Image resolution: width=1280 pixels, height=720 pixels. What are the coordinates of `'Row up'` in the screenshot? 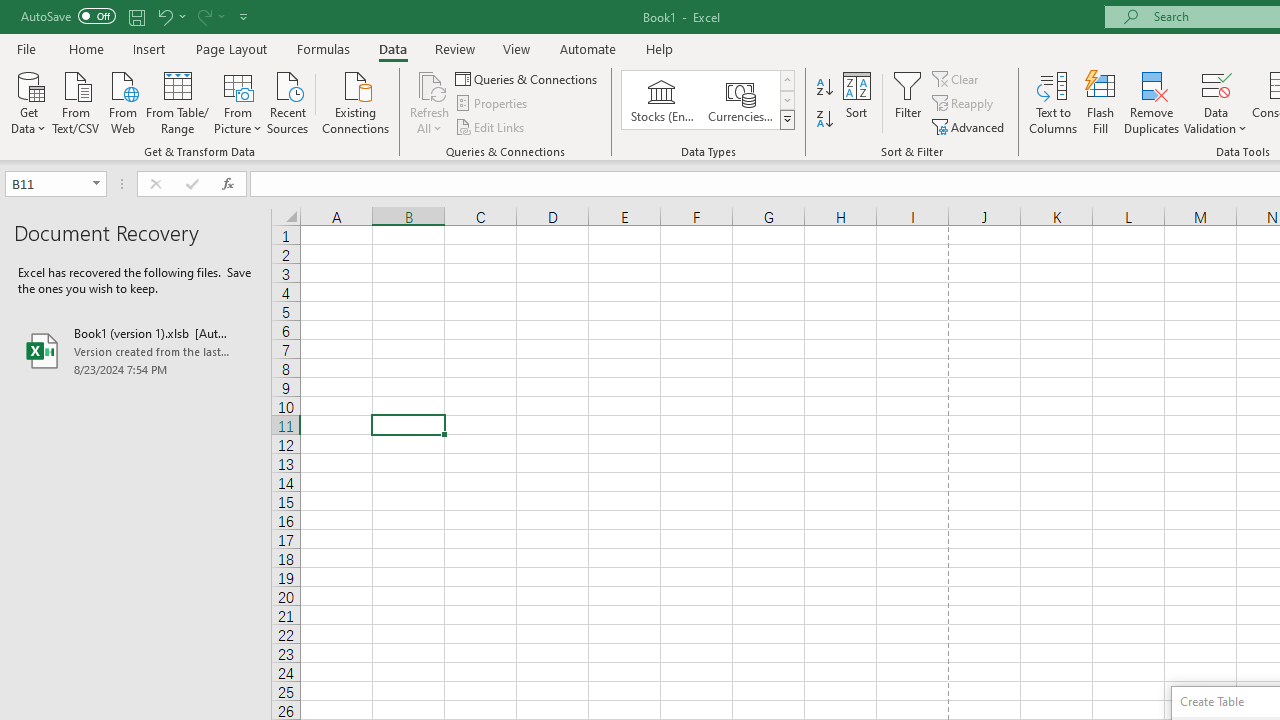 It's located at (786, 79).